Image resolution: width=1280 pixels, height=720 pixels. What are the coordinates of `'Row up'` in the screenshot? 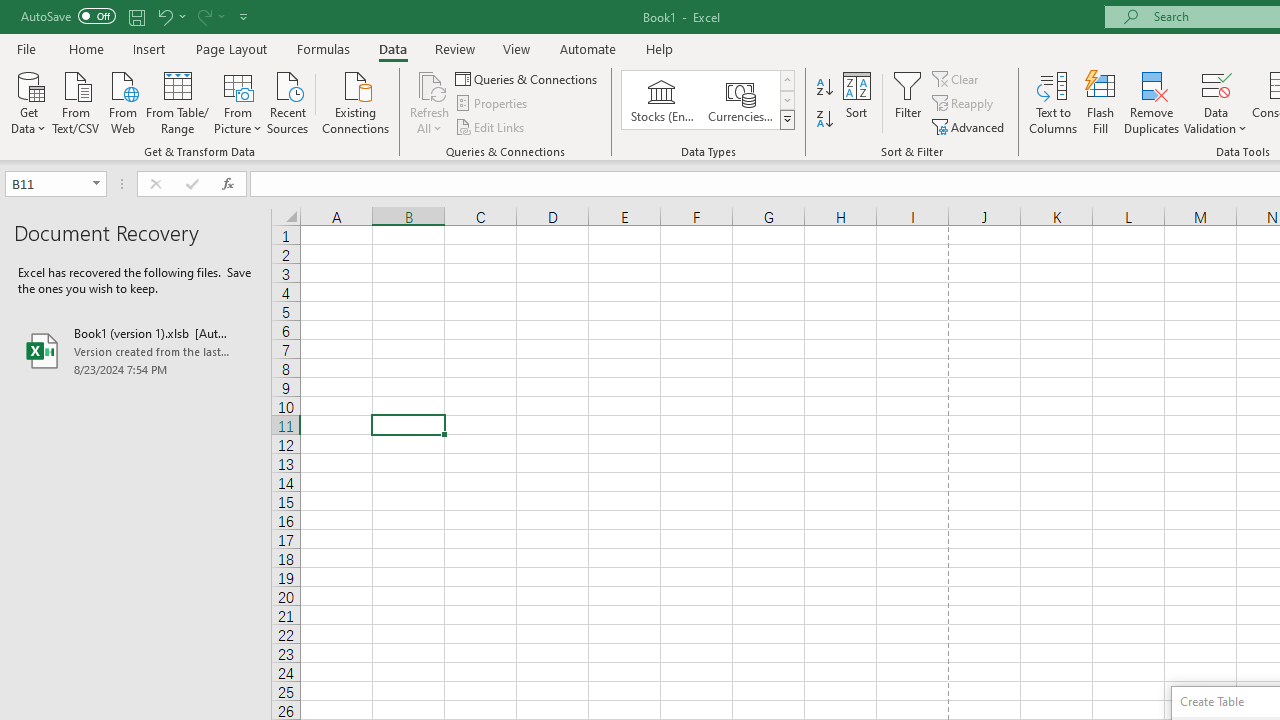 It's located at (786, 79).